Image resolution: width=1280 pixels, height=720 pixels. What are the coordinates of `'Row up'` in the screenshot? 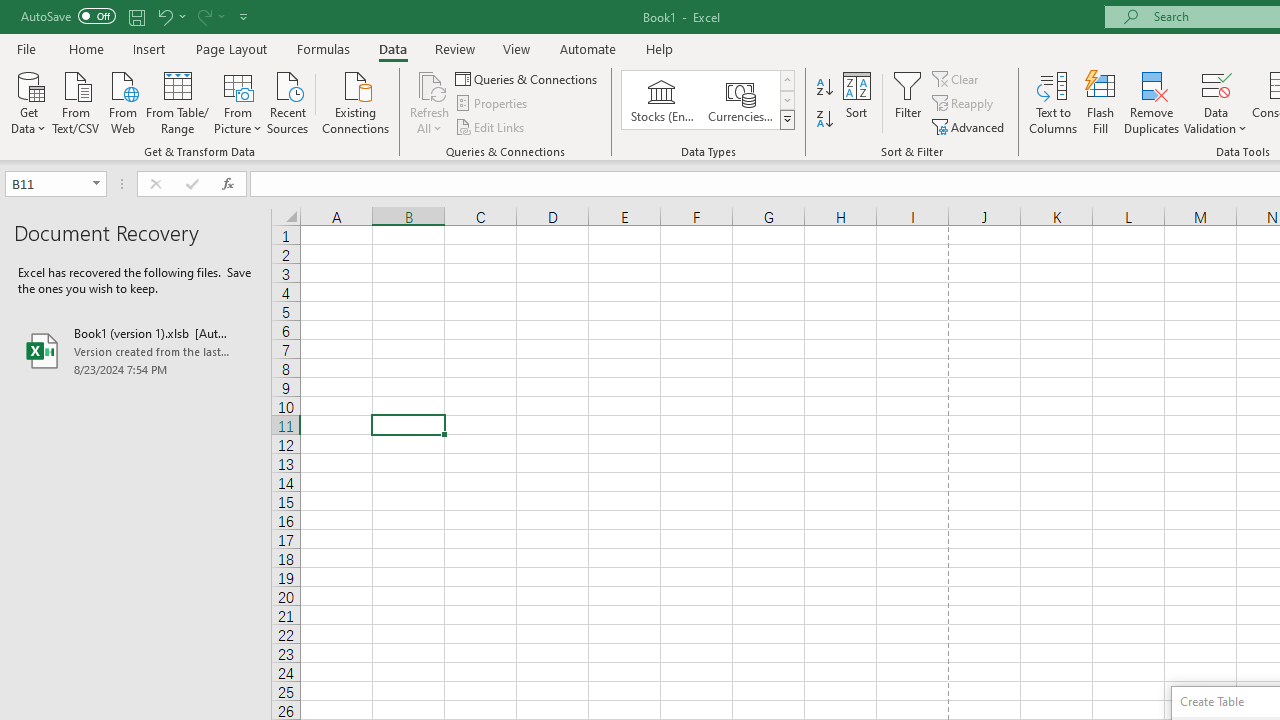 It's located at (786, 79).